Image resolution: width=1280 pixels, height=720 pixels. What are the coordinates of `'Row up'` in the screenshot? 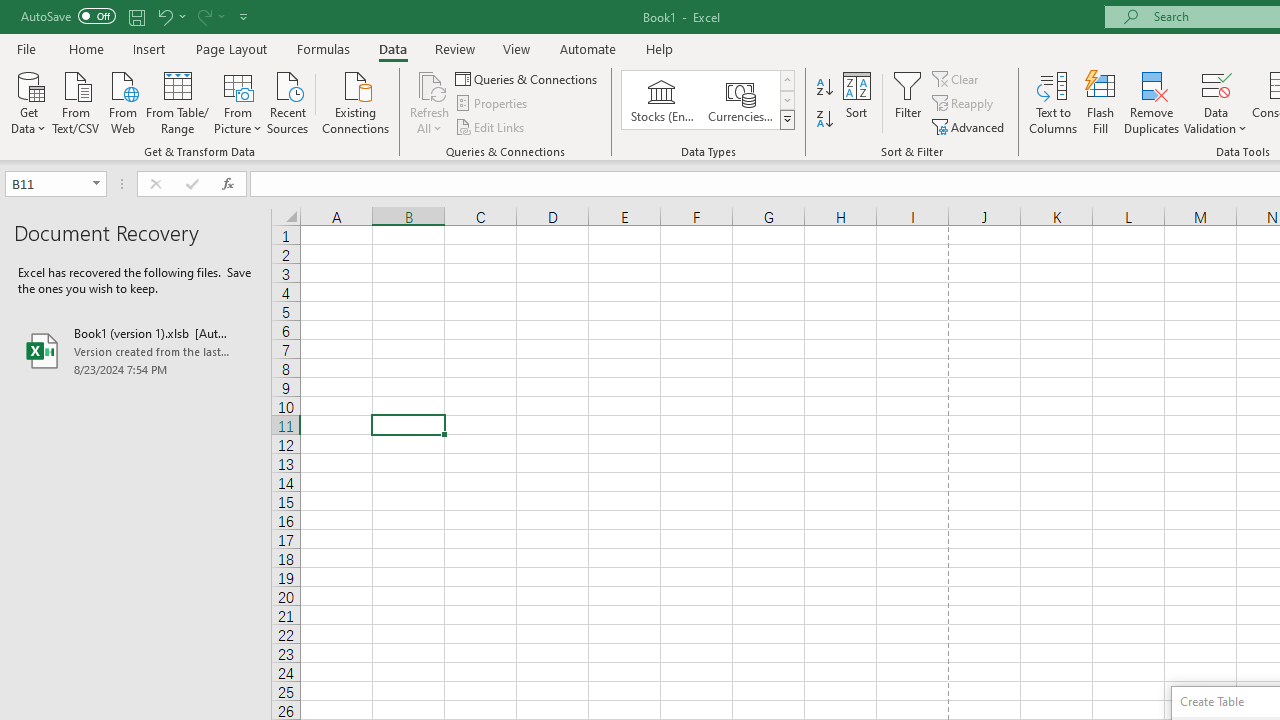 It's located at (786, 79).